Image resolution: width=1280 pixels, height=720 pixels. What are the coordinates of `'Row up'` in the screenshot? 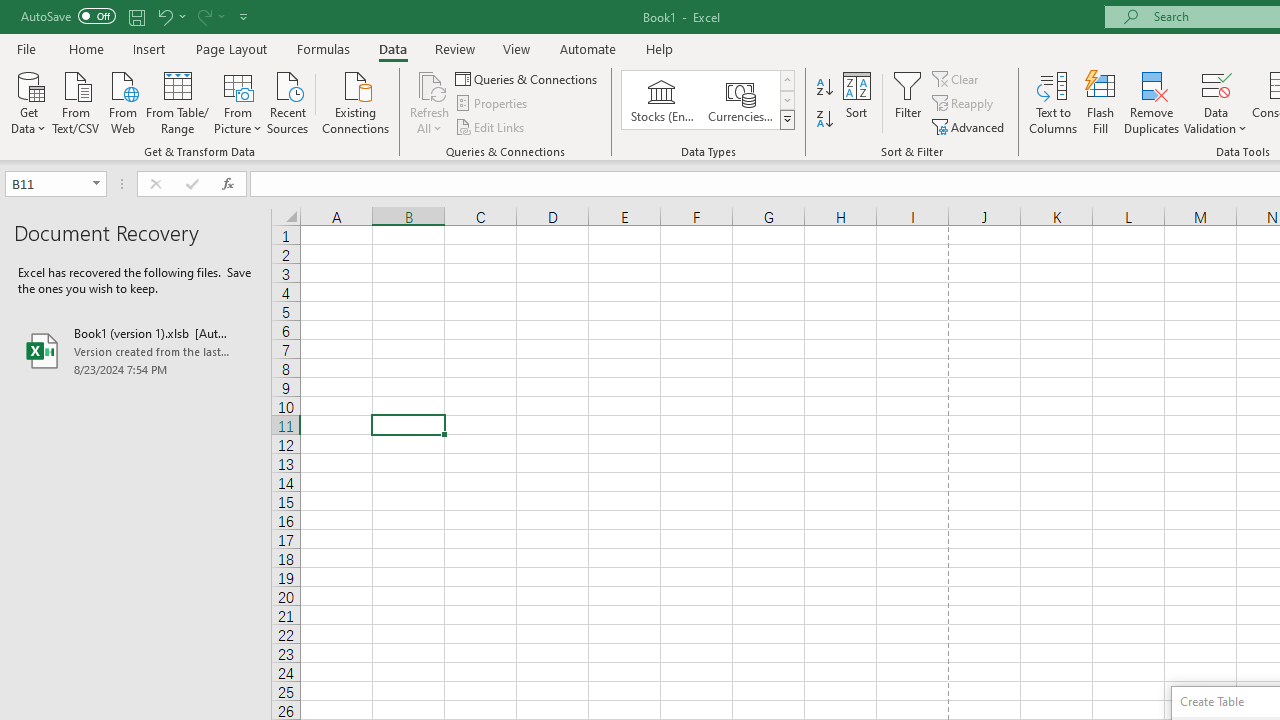 It's located at (786, 79).